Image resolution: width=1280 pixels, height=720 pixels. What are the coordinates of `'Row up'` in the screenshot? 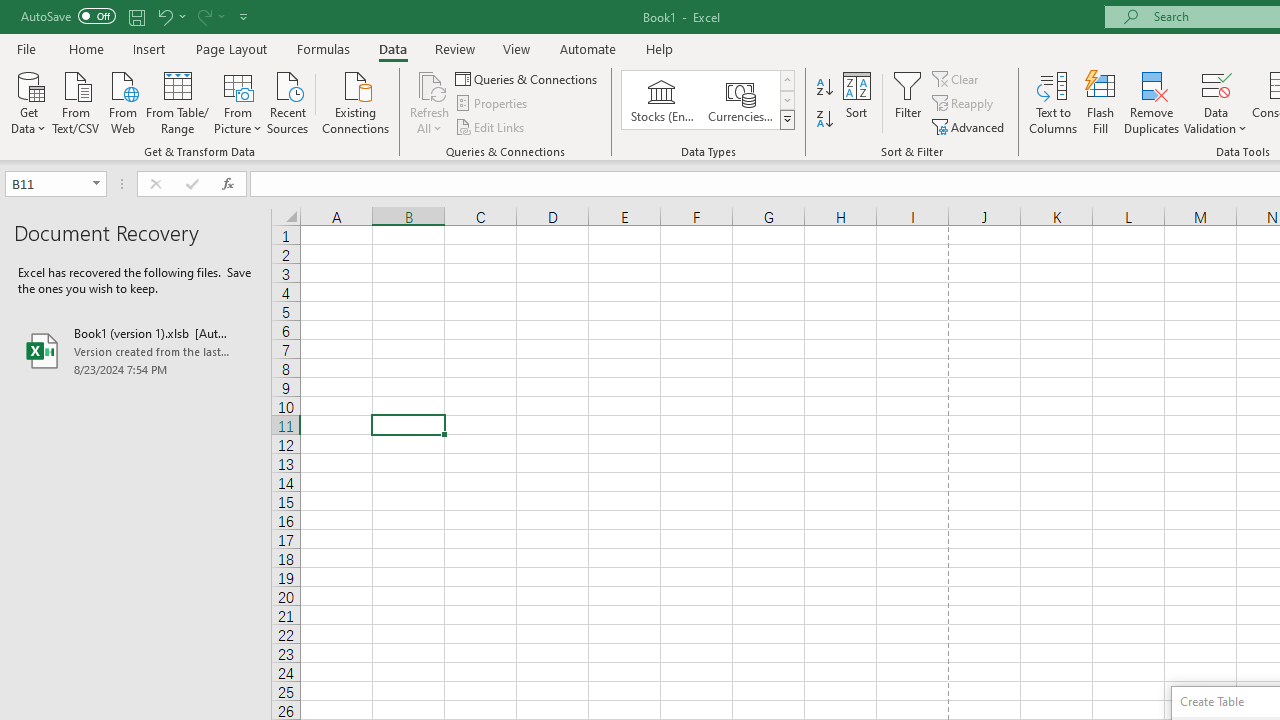 It's located at (786, 79).